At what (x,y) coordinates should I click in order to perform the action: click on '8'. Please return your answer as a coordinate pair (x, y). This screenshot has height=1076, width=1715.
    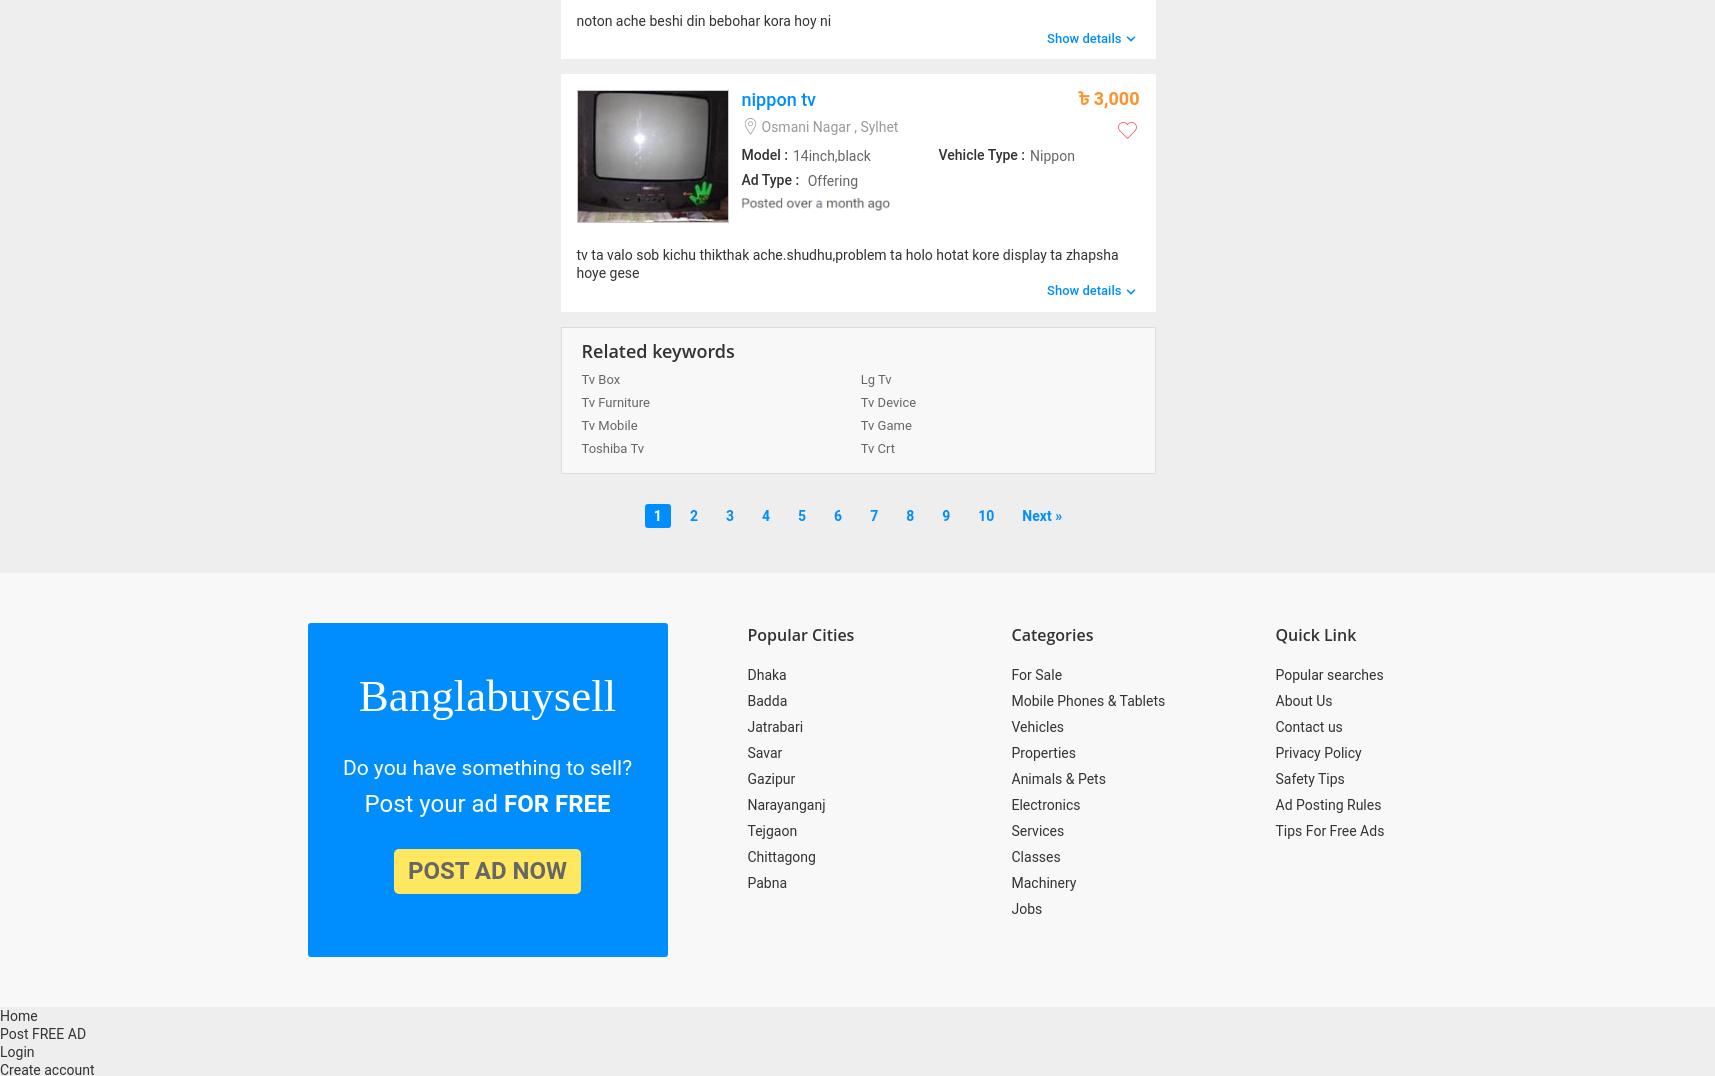
    Looking at the image, I should click on (909, 514).